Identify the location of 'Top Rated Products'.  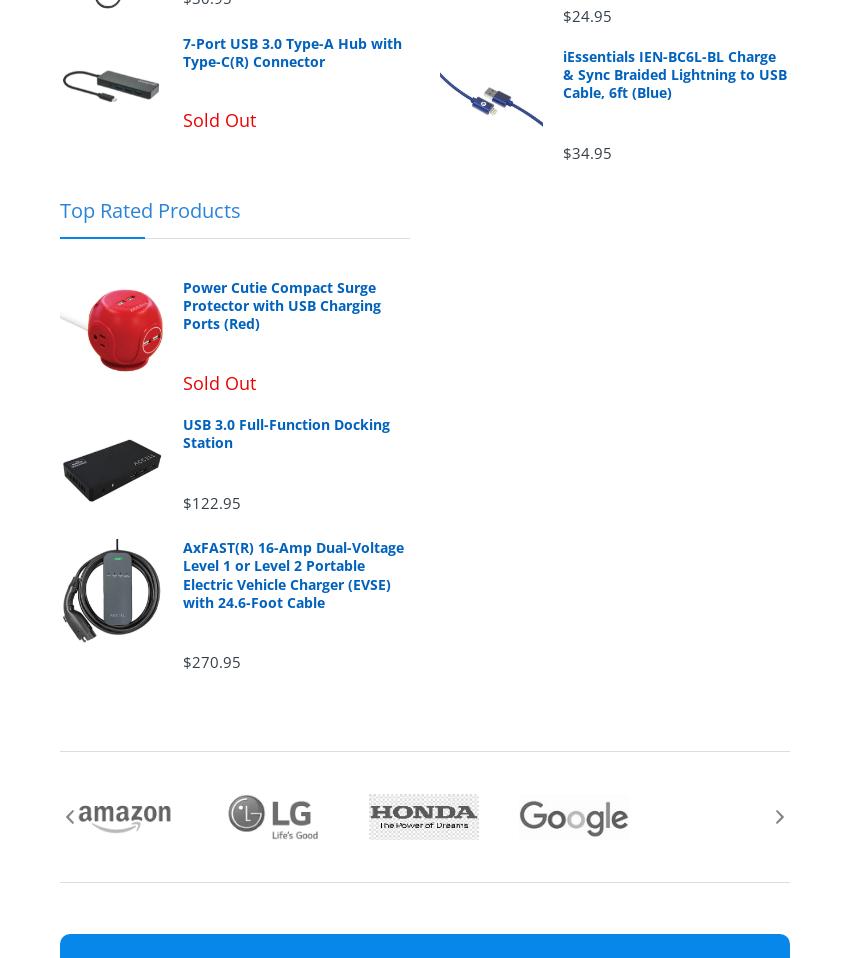
(60, 208).